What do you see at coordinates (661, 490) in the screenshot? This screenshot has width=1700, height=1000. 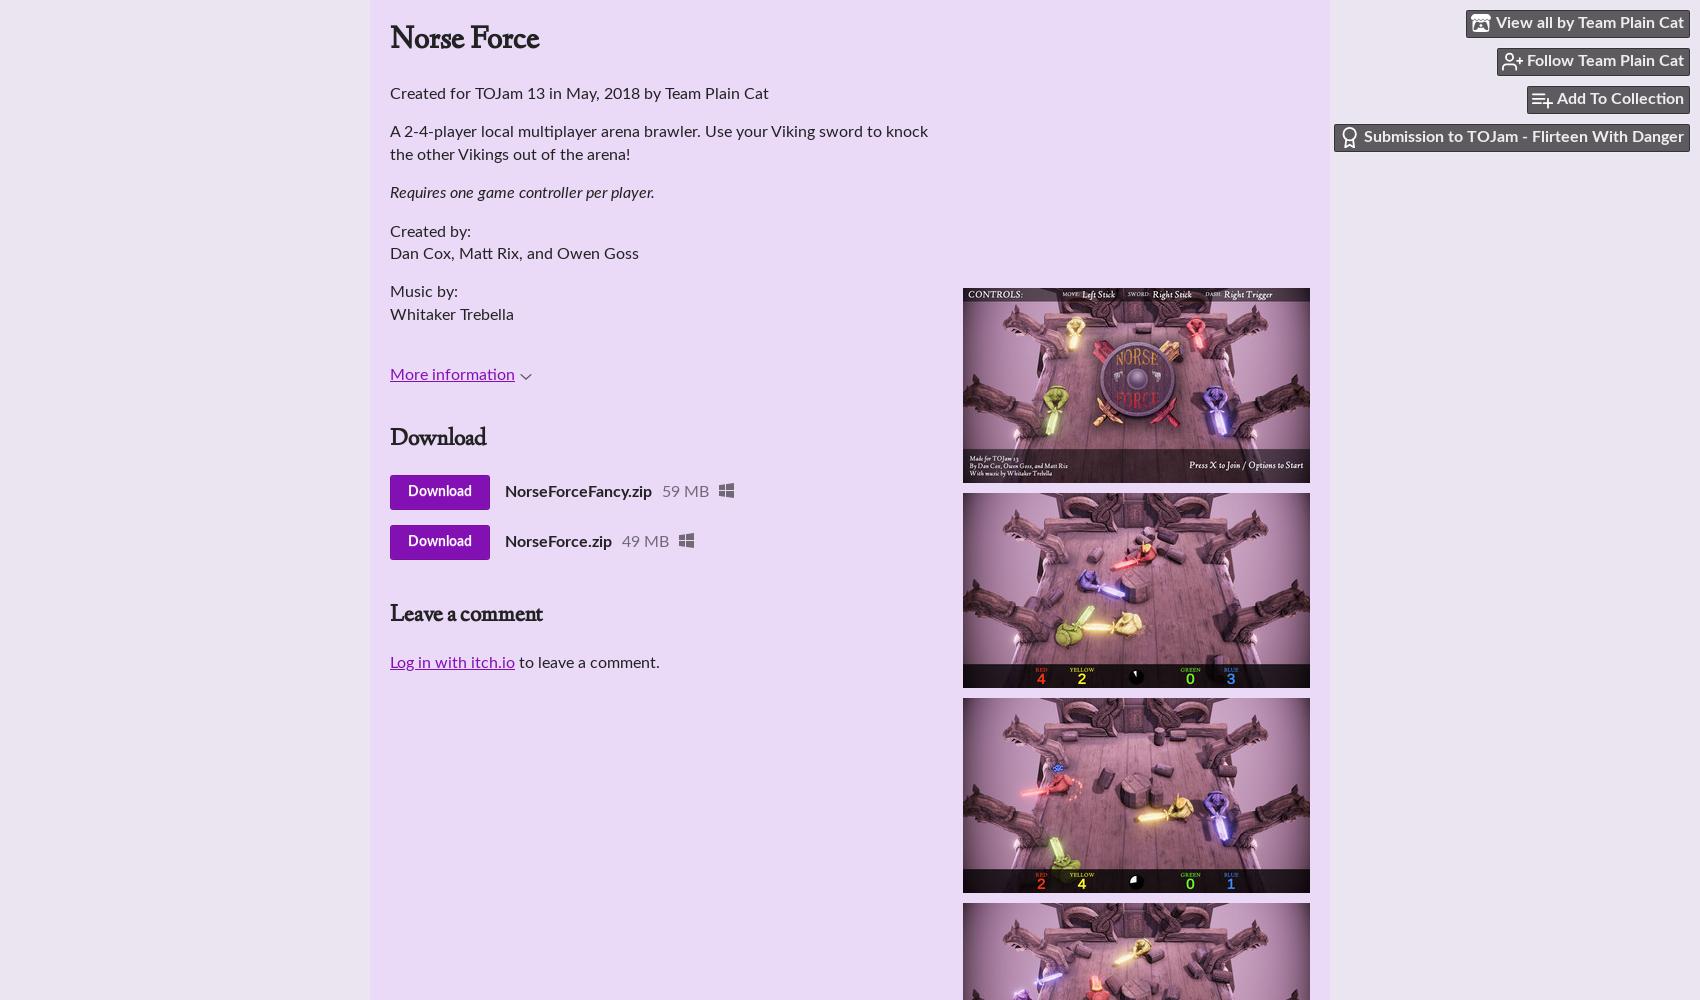 I see `'59 MB'` at bounding box center [661, 490].